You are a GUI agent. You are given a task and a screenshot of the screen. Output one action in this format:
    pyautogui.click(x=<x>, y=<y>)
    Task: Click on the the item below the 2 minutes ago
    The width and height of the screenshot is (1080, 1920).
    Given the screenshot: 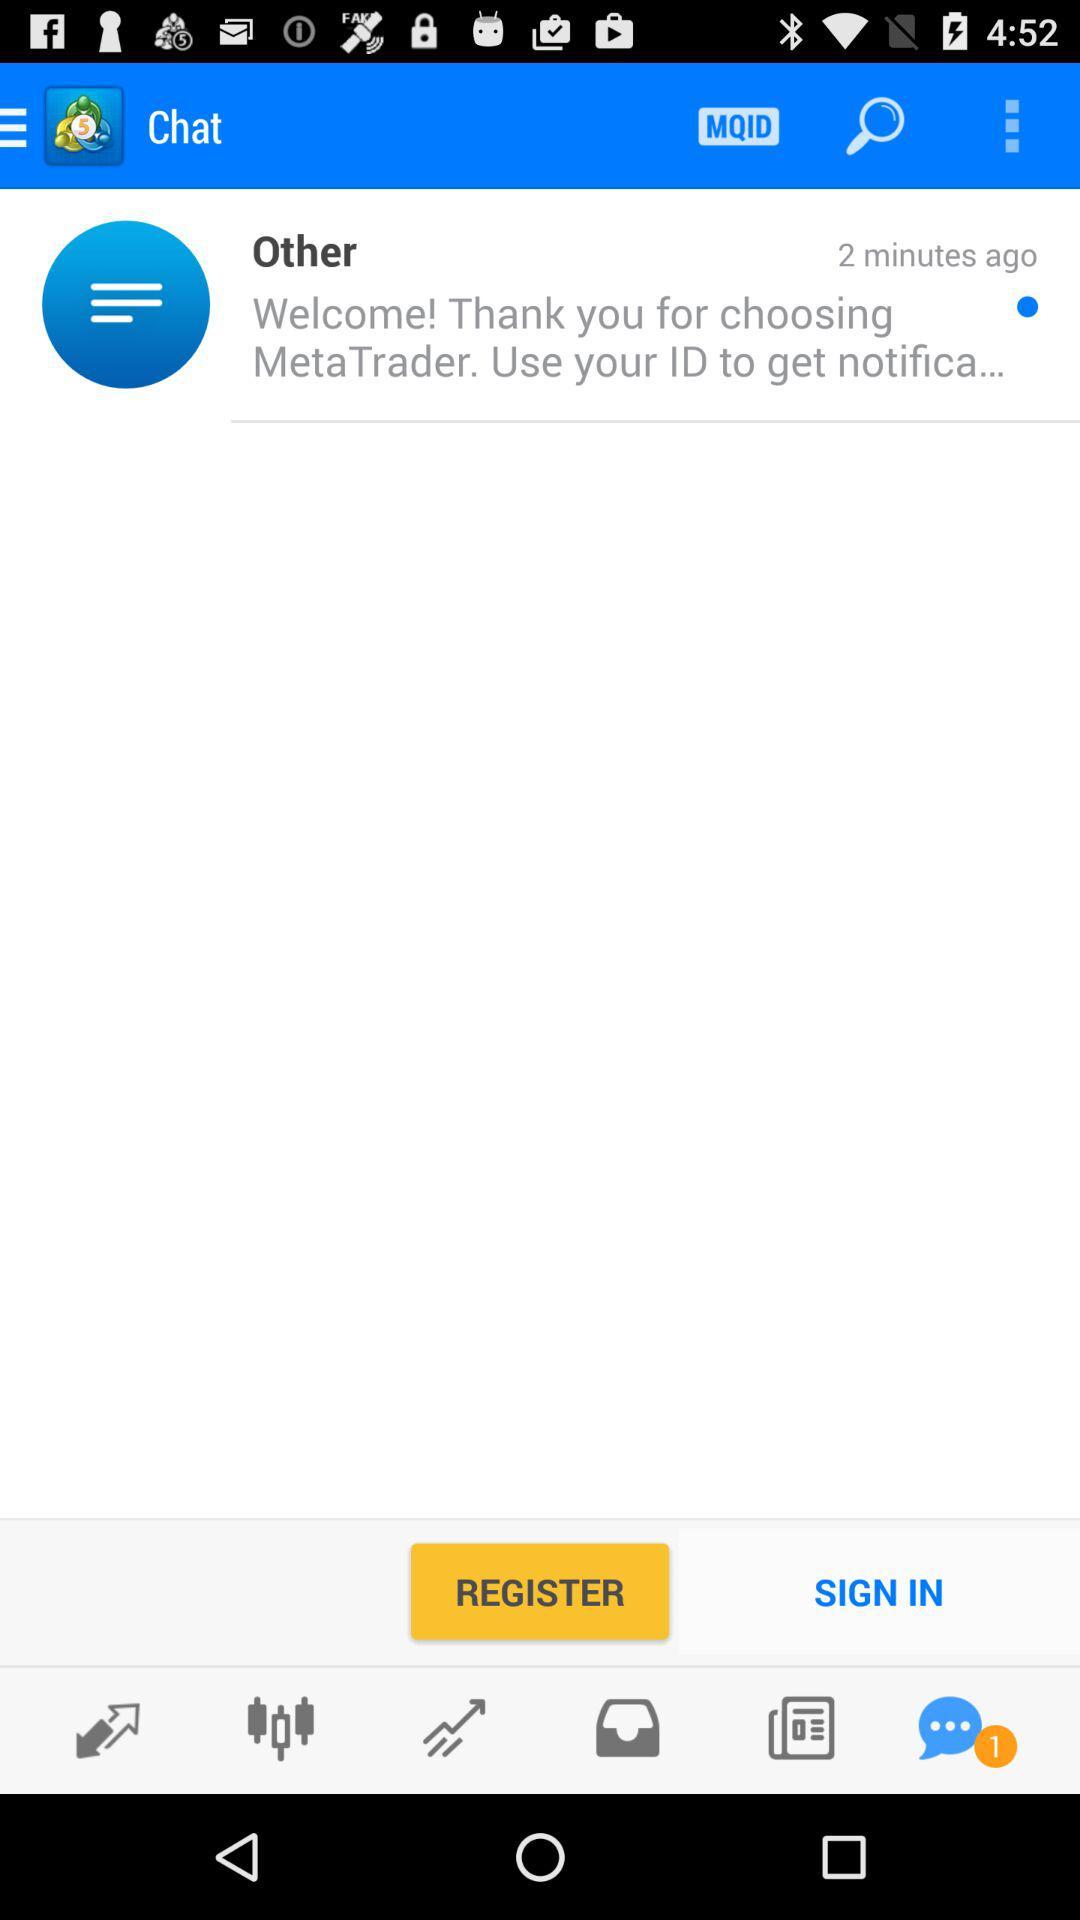 What is the action you would take?
    pyautogui.click(x=623, y=335)
    